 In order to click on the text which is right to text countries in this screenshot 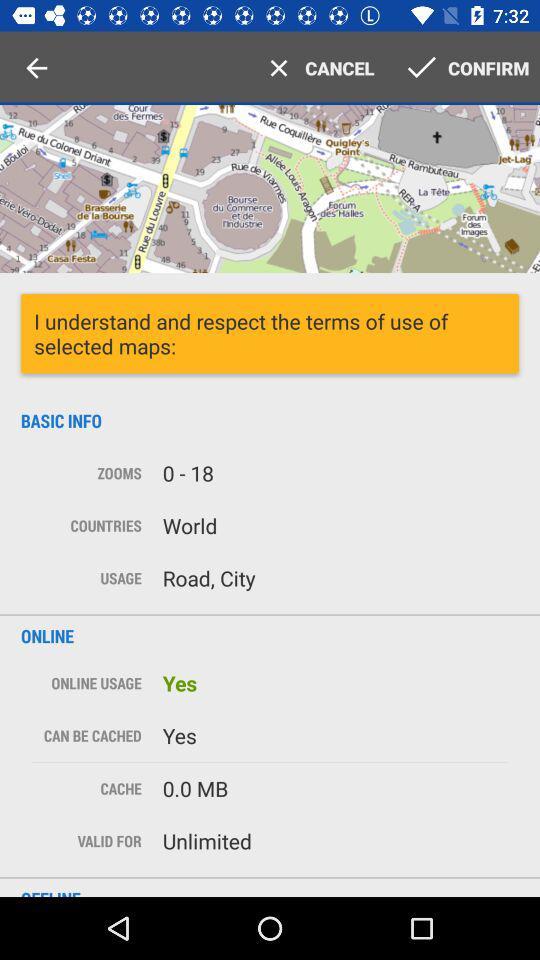, I will do `click(335, 524)`.